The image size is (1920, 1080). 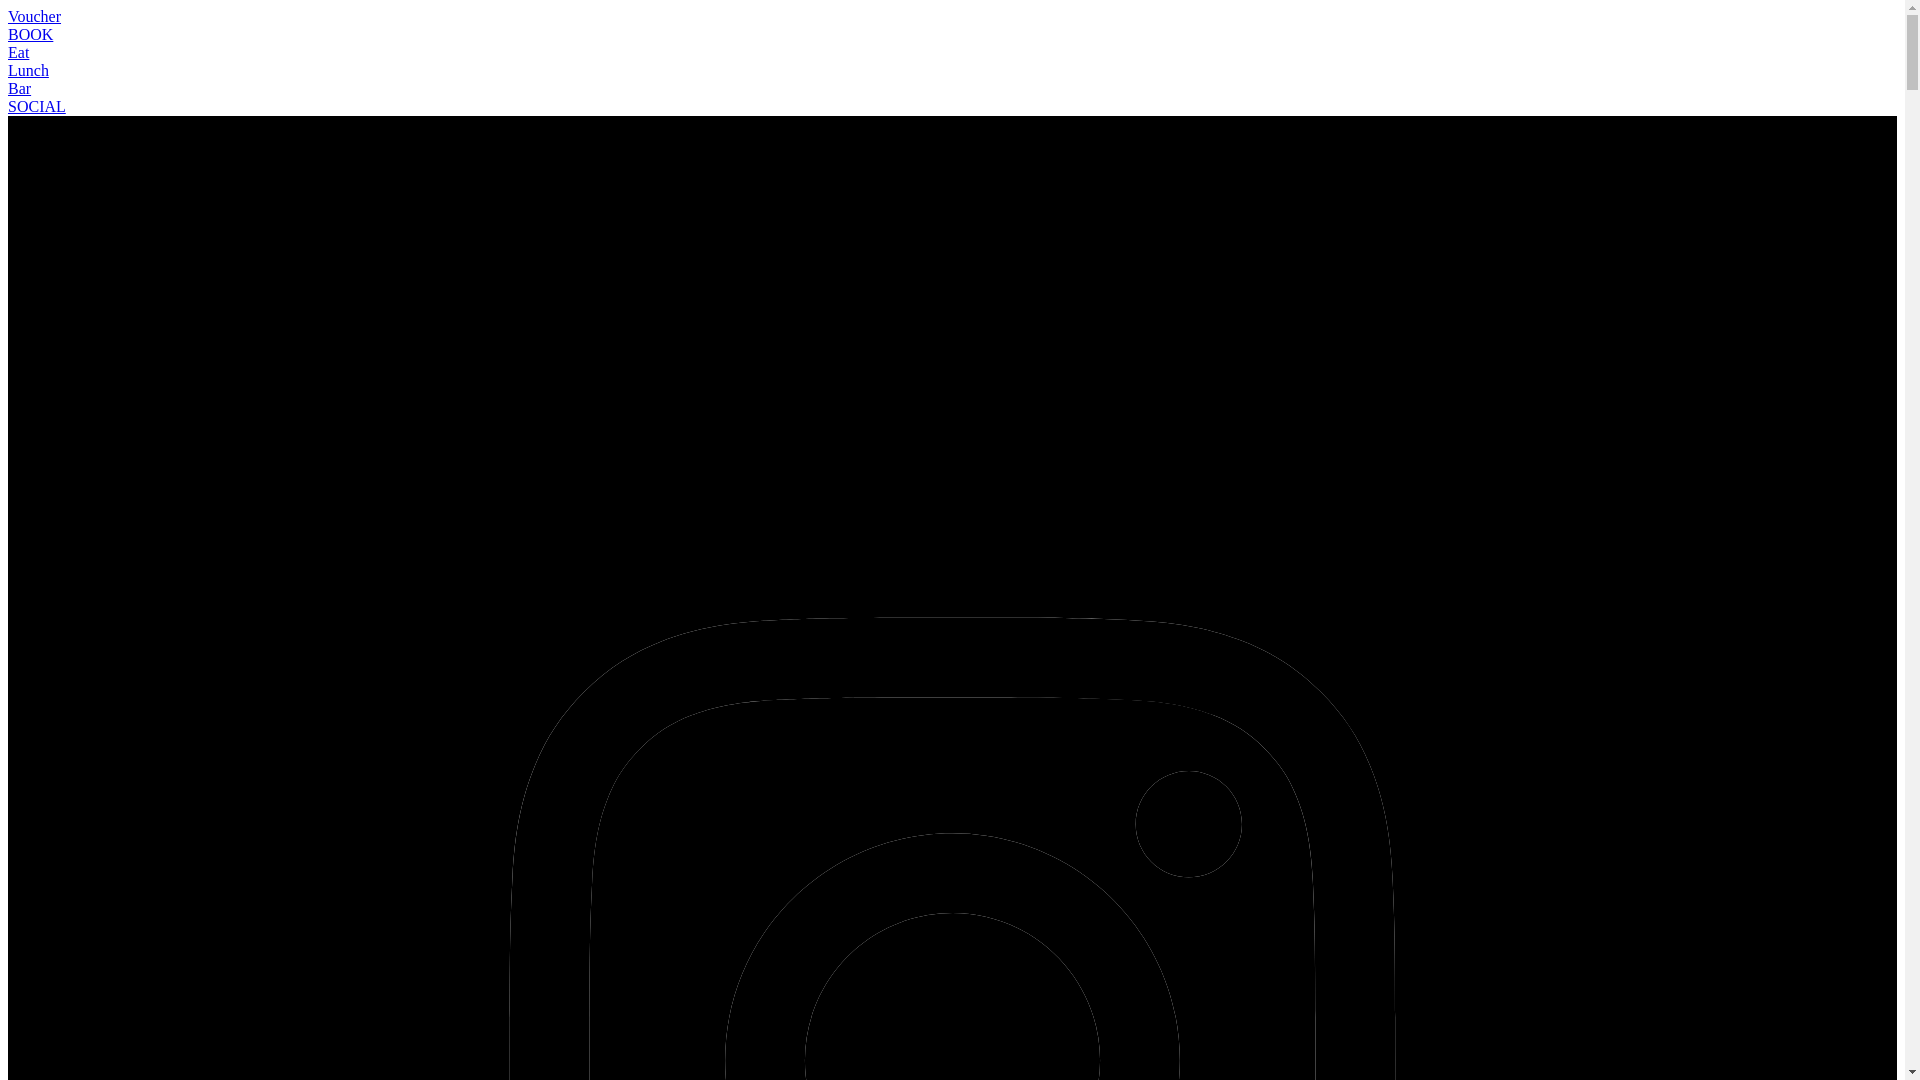 I want to click on 'SOCIAL', so click(x=37, y=106).